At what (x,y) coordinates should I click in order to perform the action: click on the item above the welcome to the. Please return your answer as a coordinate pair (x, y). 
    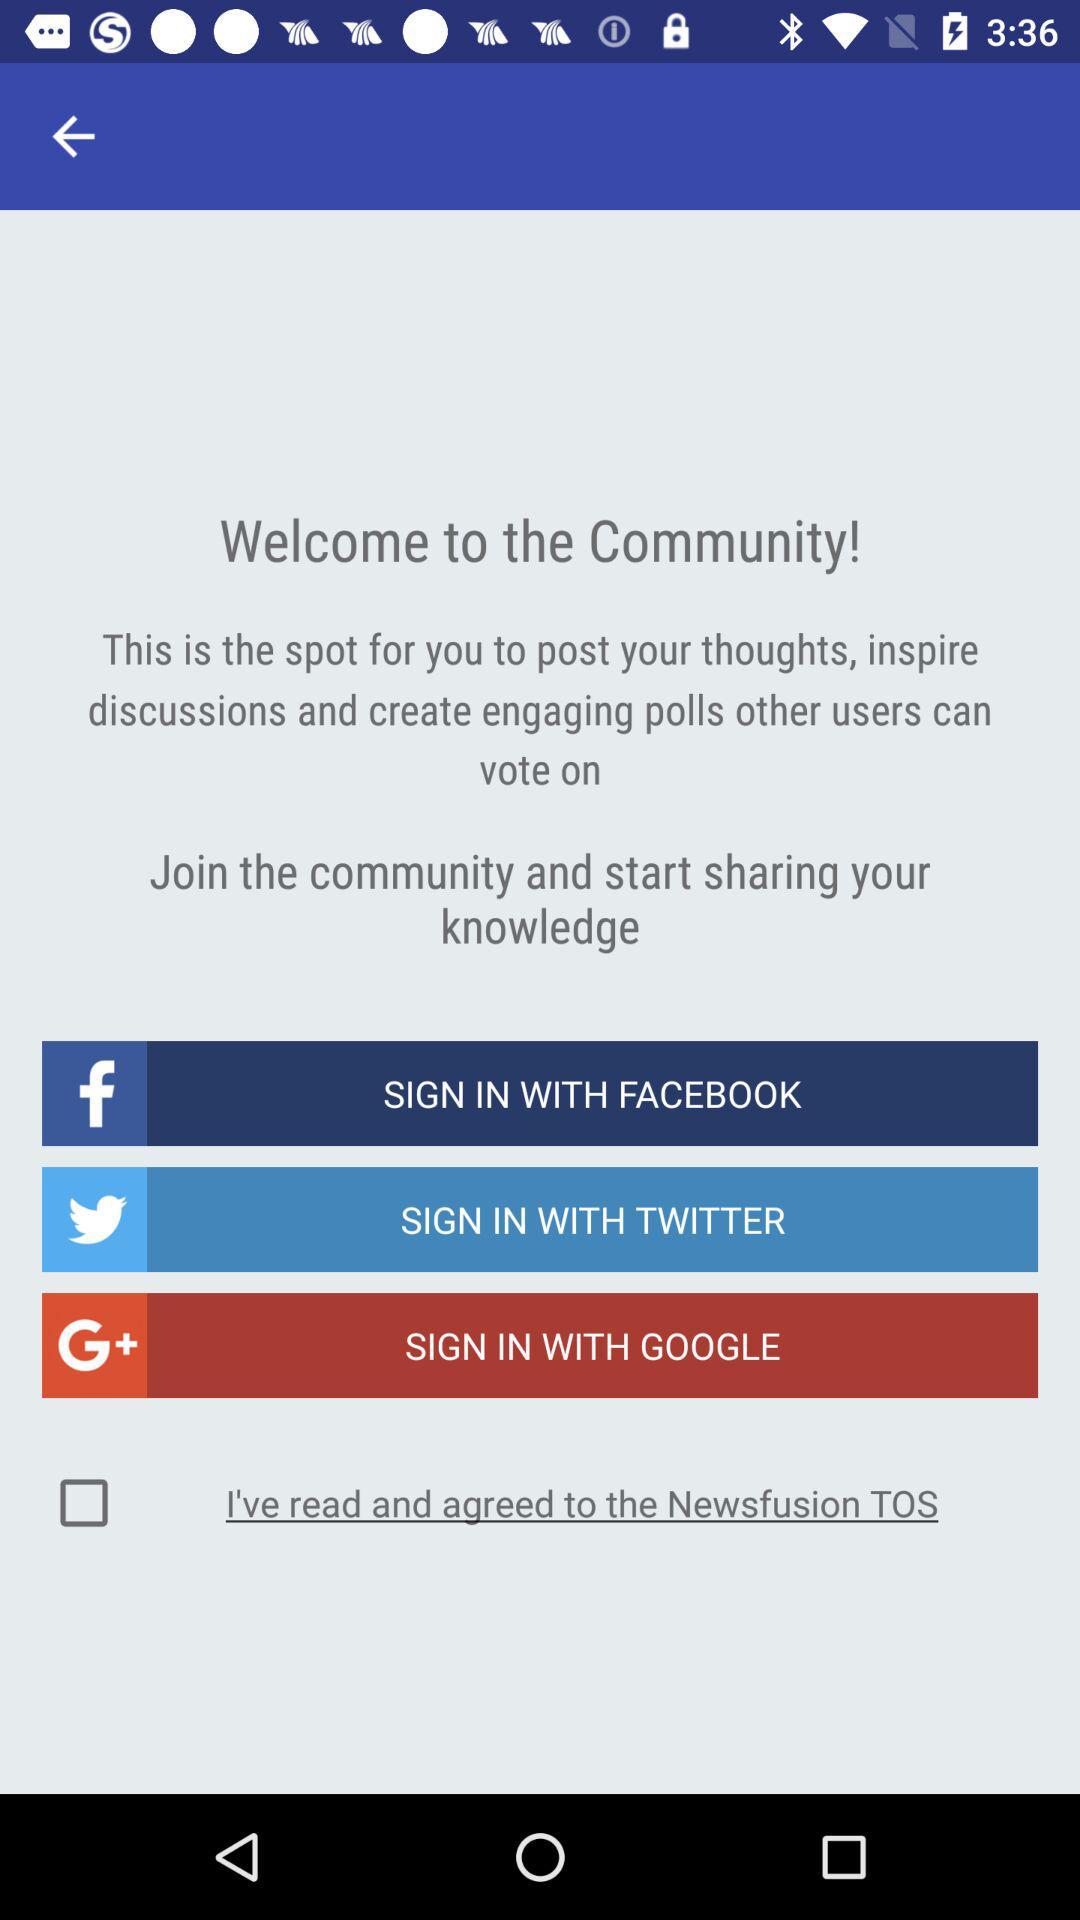
    Looking at the image, I should click on (72, 135).